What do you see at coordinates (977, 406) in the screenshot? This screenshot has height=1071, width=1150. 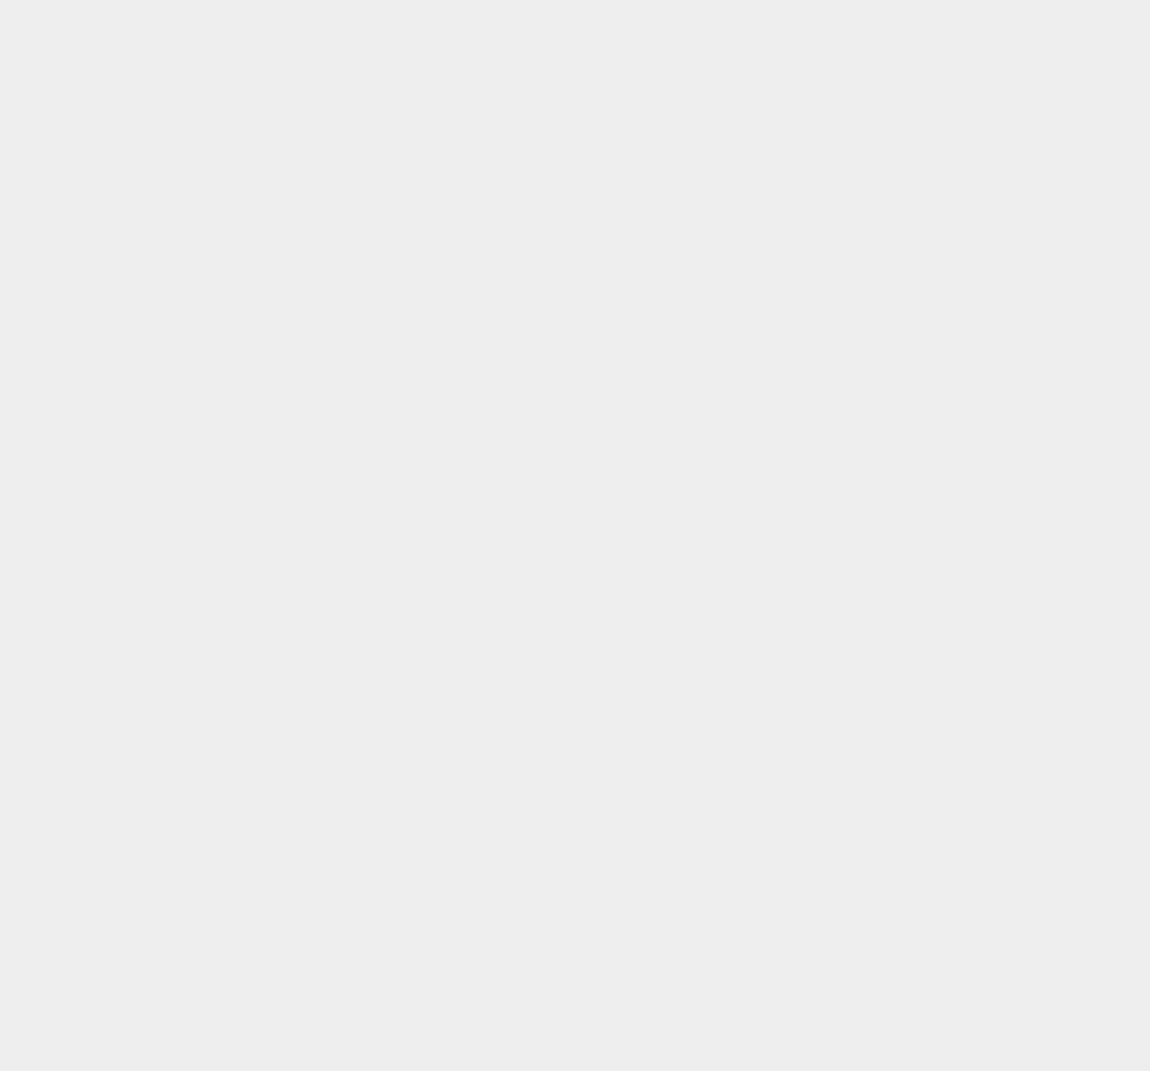 I see `'Jailbreak iOS 16.7.2 using Palera1n with Sileo or Cydia Installation [Guide]'` at bounding box center [977, 406].